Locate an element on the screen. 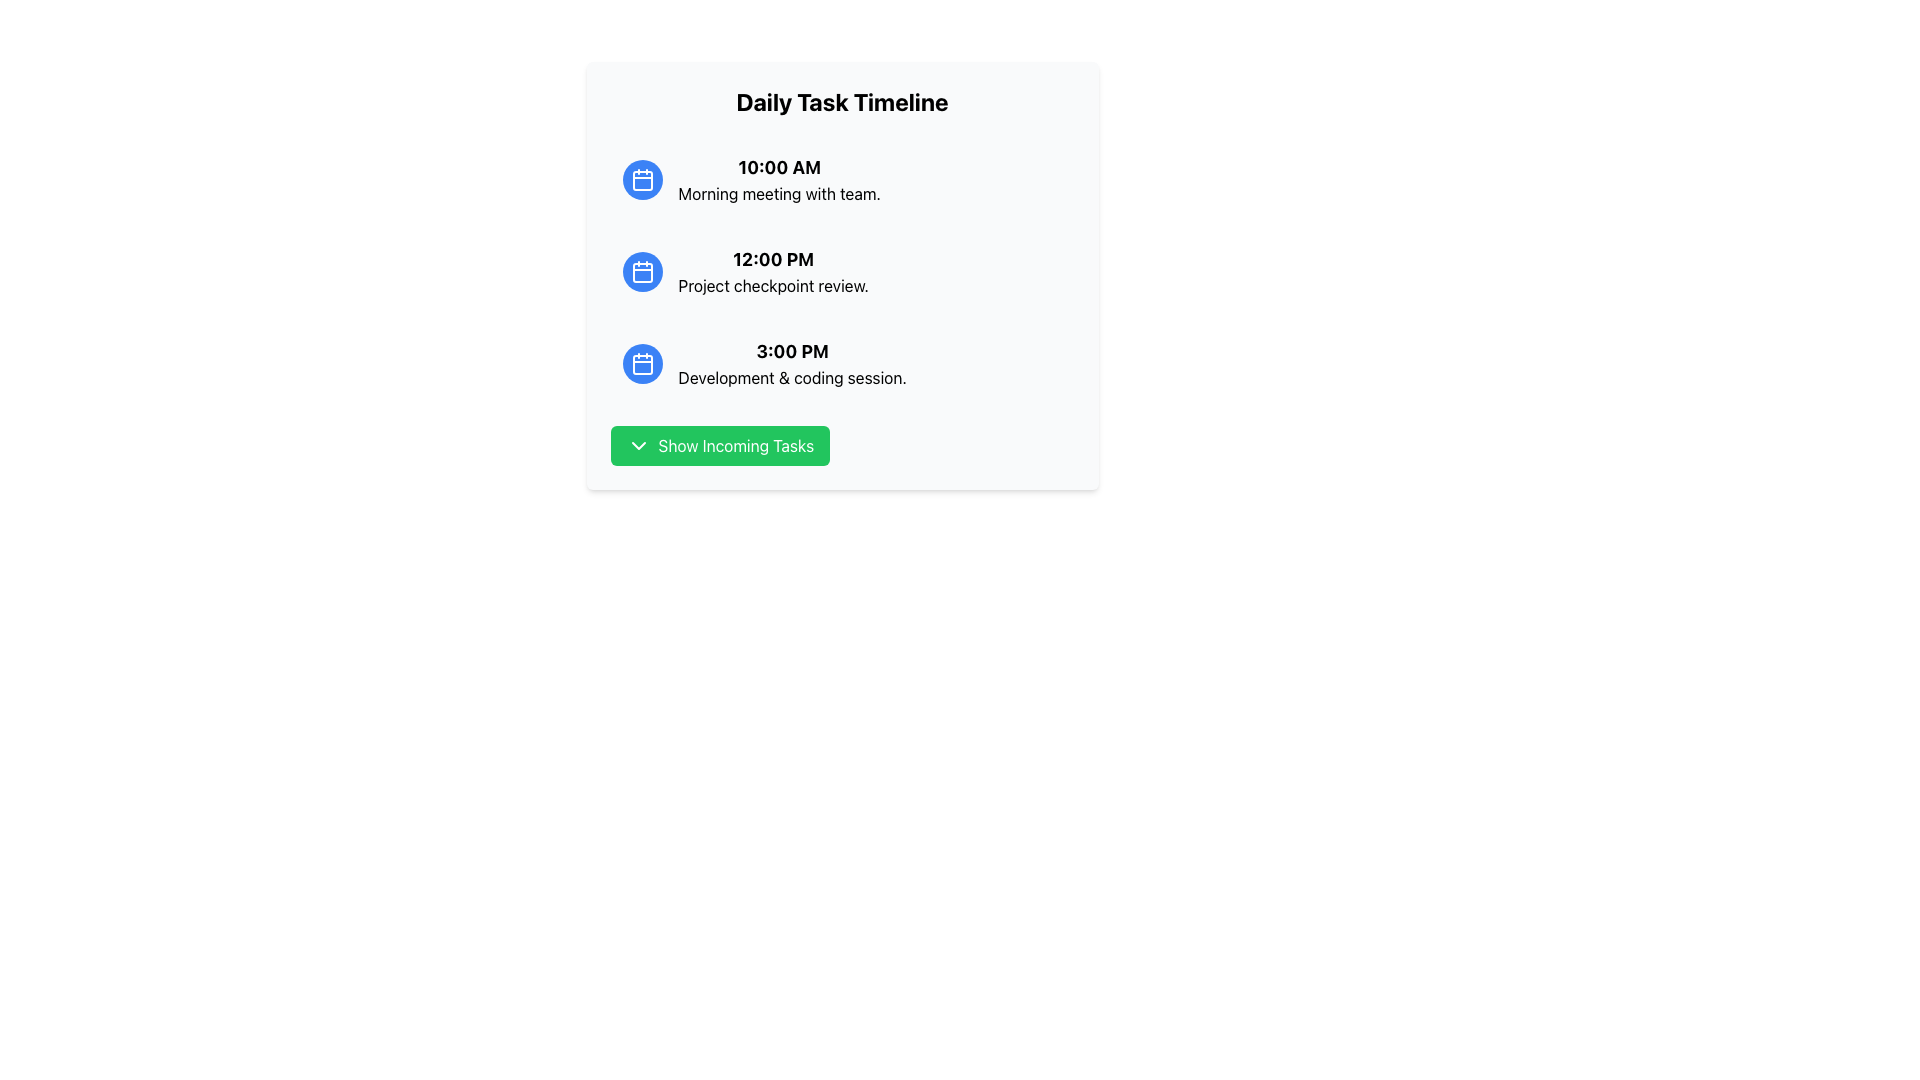 Image resolution: width=1920 pixels, height=1080 pixels. the calendar icon button located on the left side of the '3:00 PM Development & coding session' entry in the timeline box is located at coordinates (642, 363).